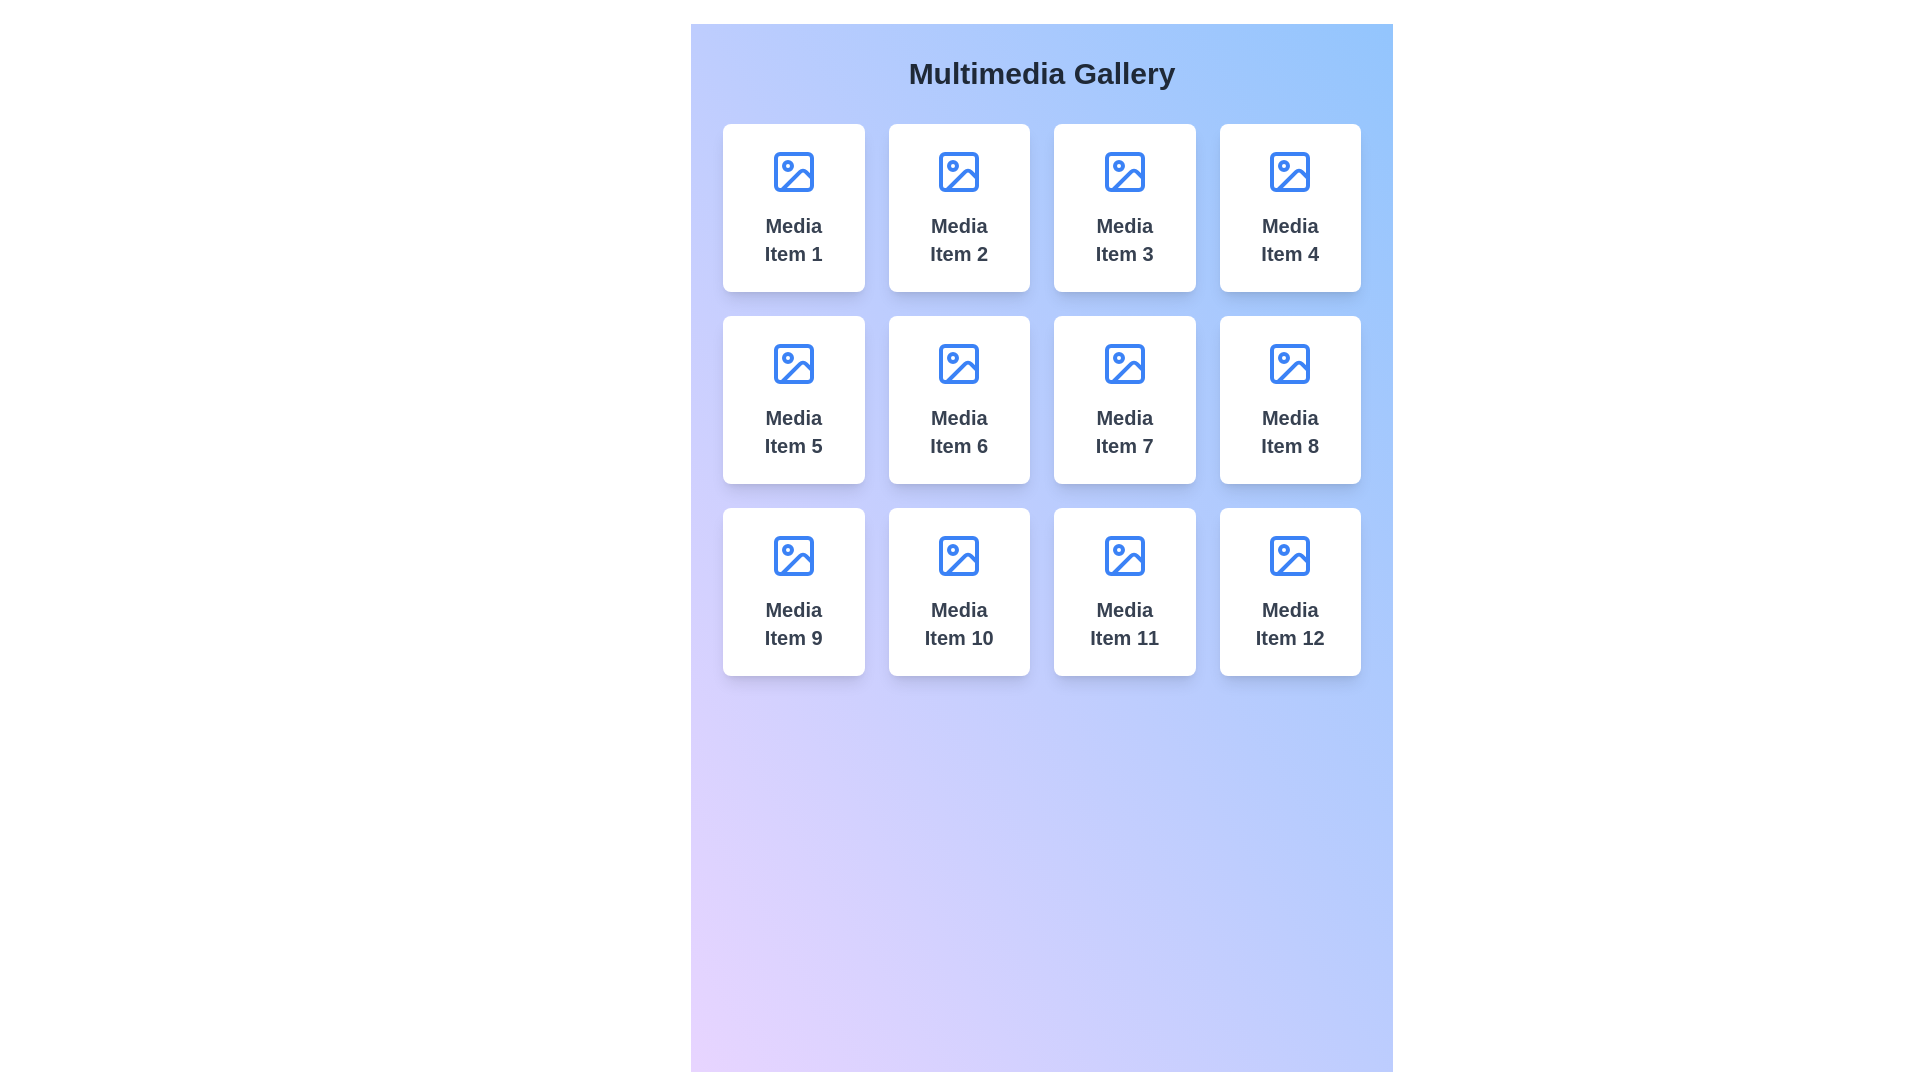  I want to click on the passive visual icon or image thumbnail representing 'Media Item 4', located in the fourth position of the first row of the grid layout, so click(1290, 171).